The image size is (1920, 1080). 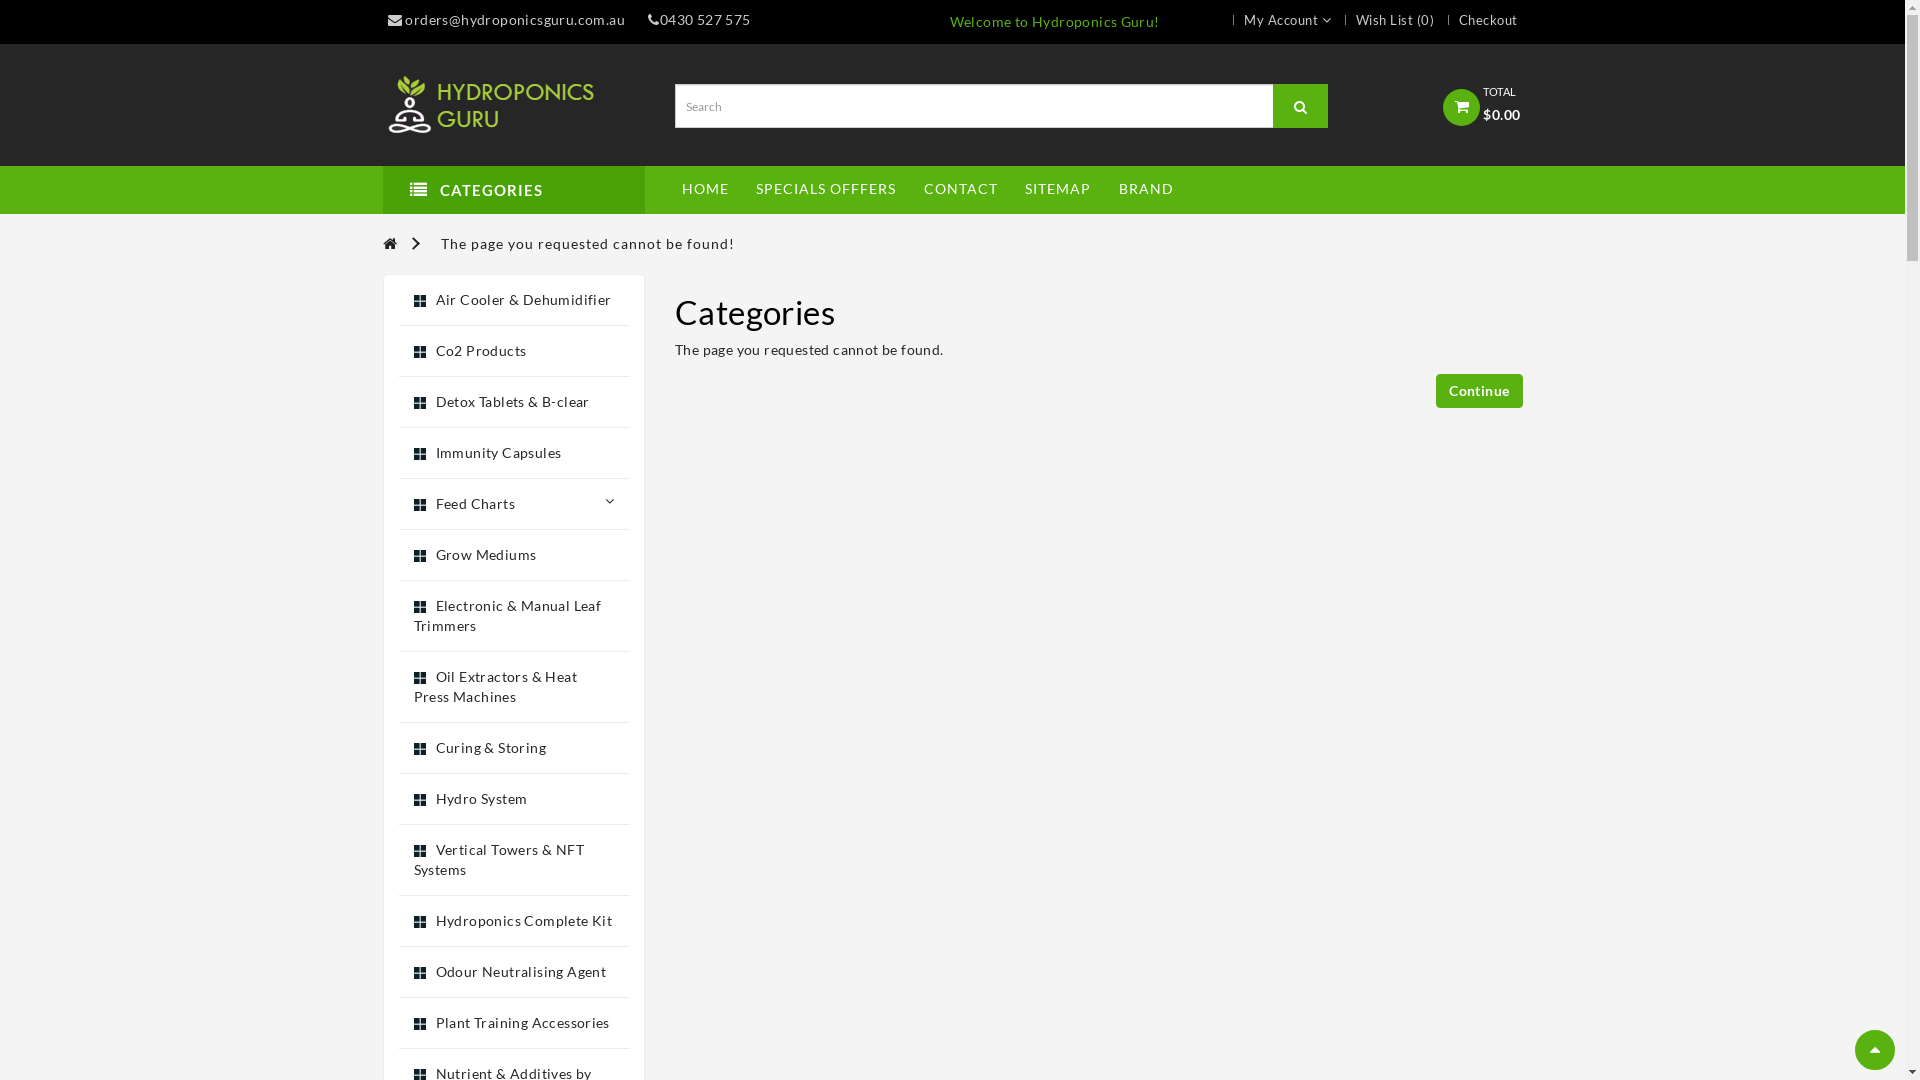 What do you see at coordinates (1384, 19) in the screenshot?
I see `'Wish List (0)'` at bounding box center [1384, 19].